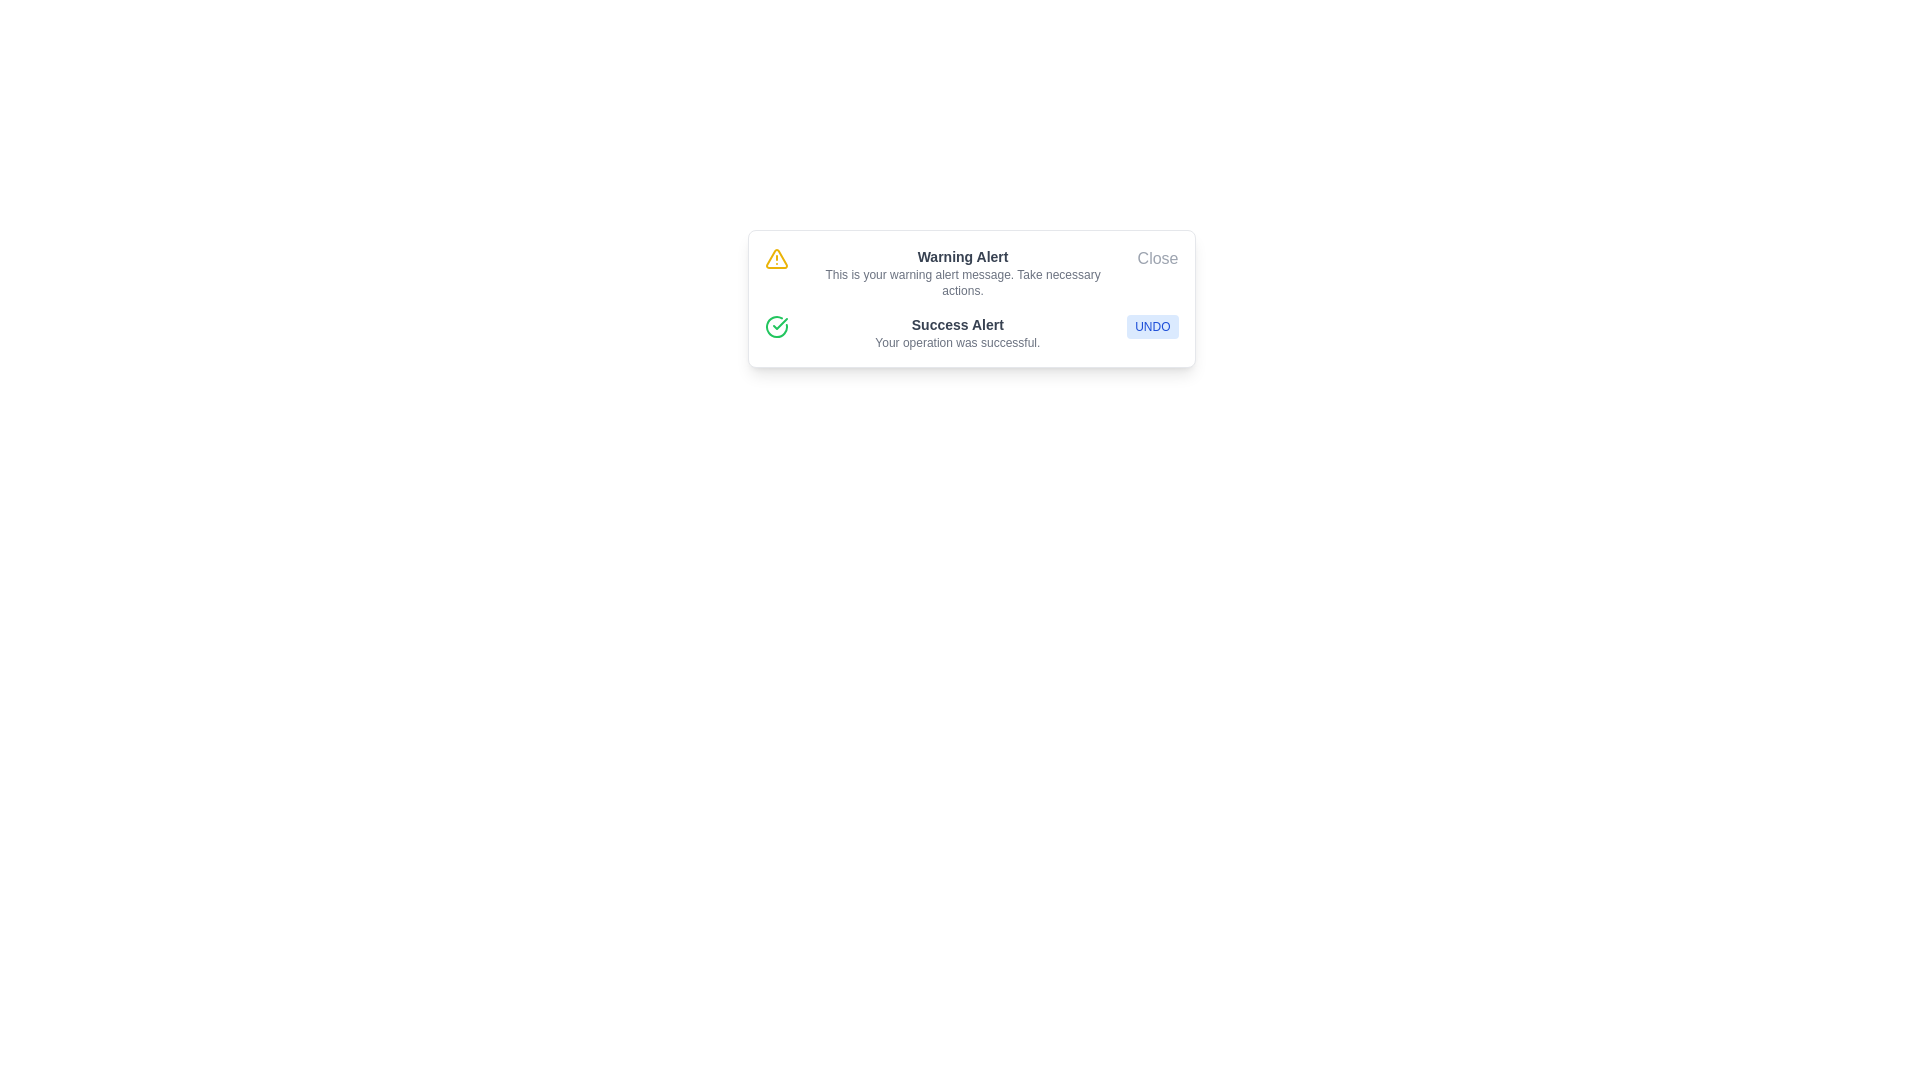  I want to click on text label indicating the nature of the notification, which states 'Success Alert', located at the top of the alert panel's lower section, so click(956, 323).